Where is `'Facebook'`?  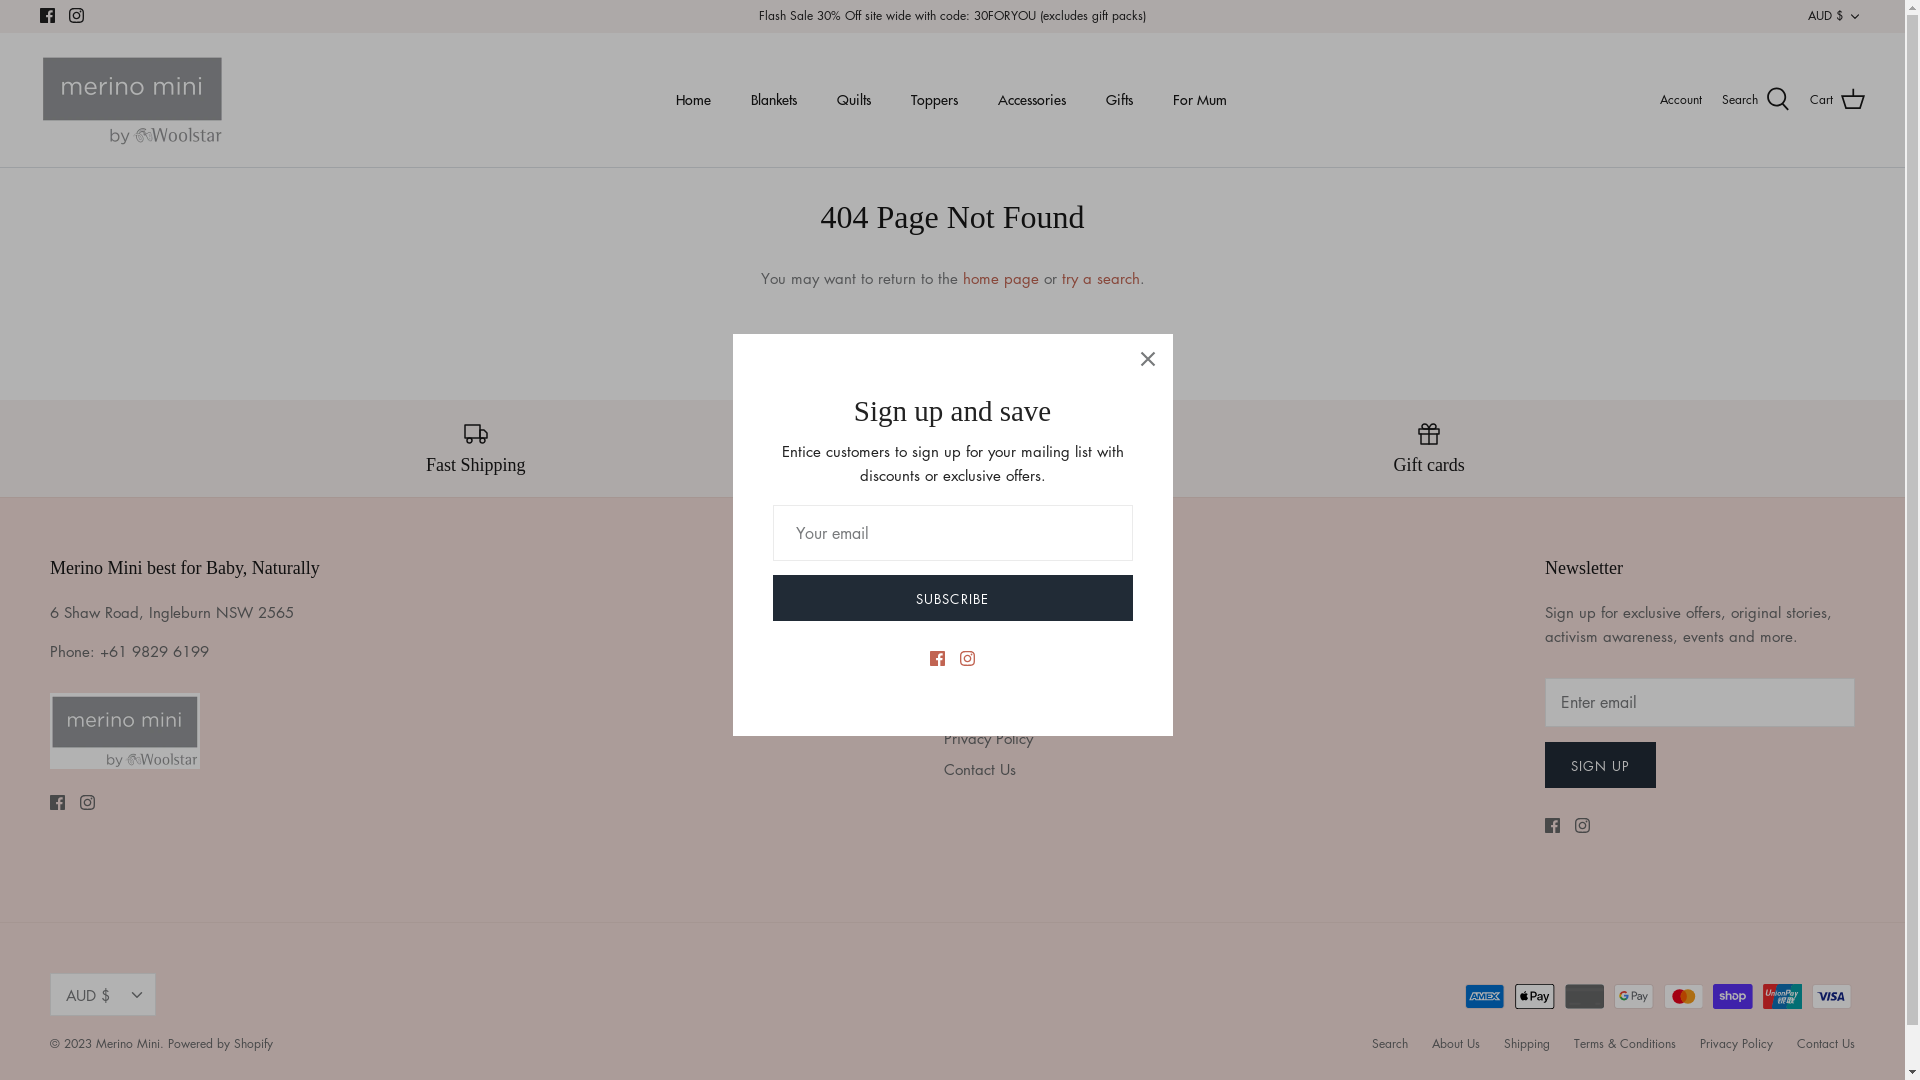 'Facebook' is located at coordinates (1551, 825).